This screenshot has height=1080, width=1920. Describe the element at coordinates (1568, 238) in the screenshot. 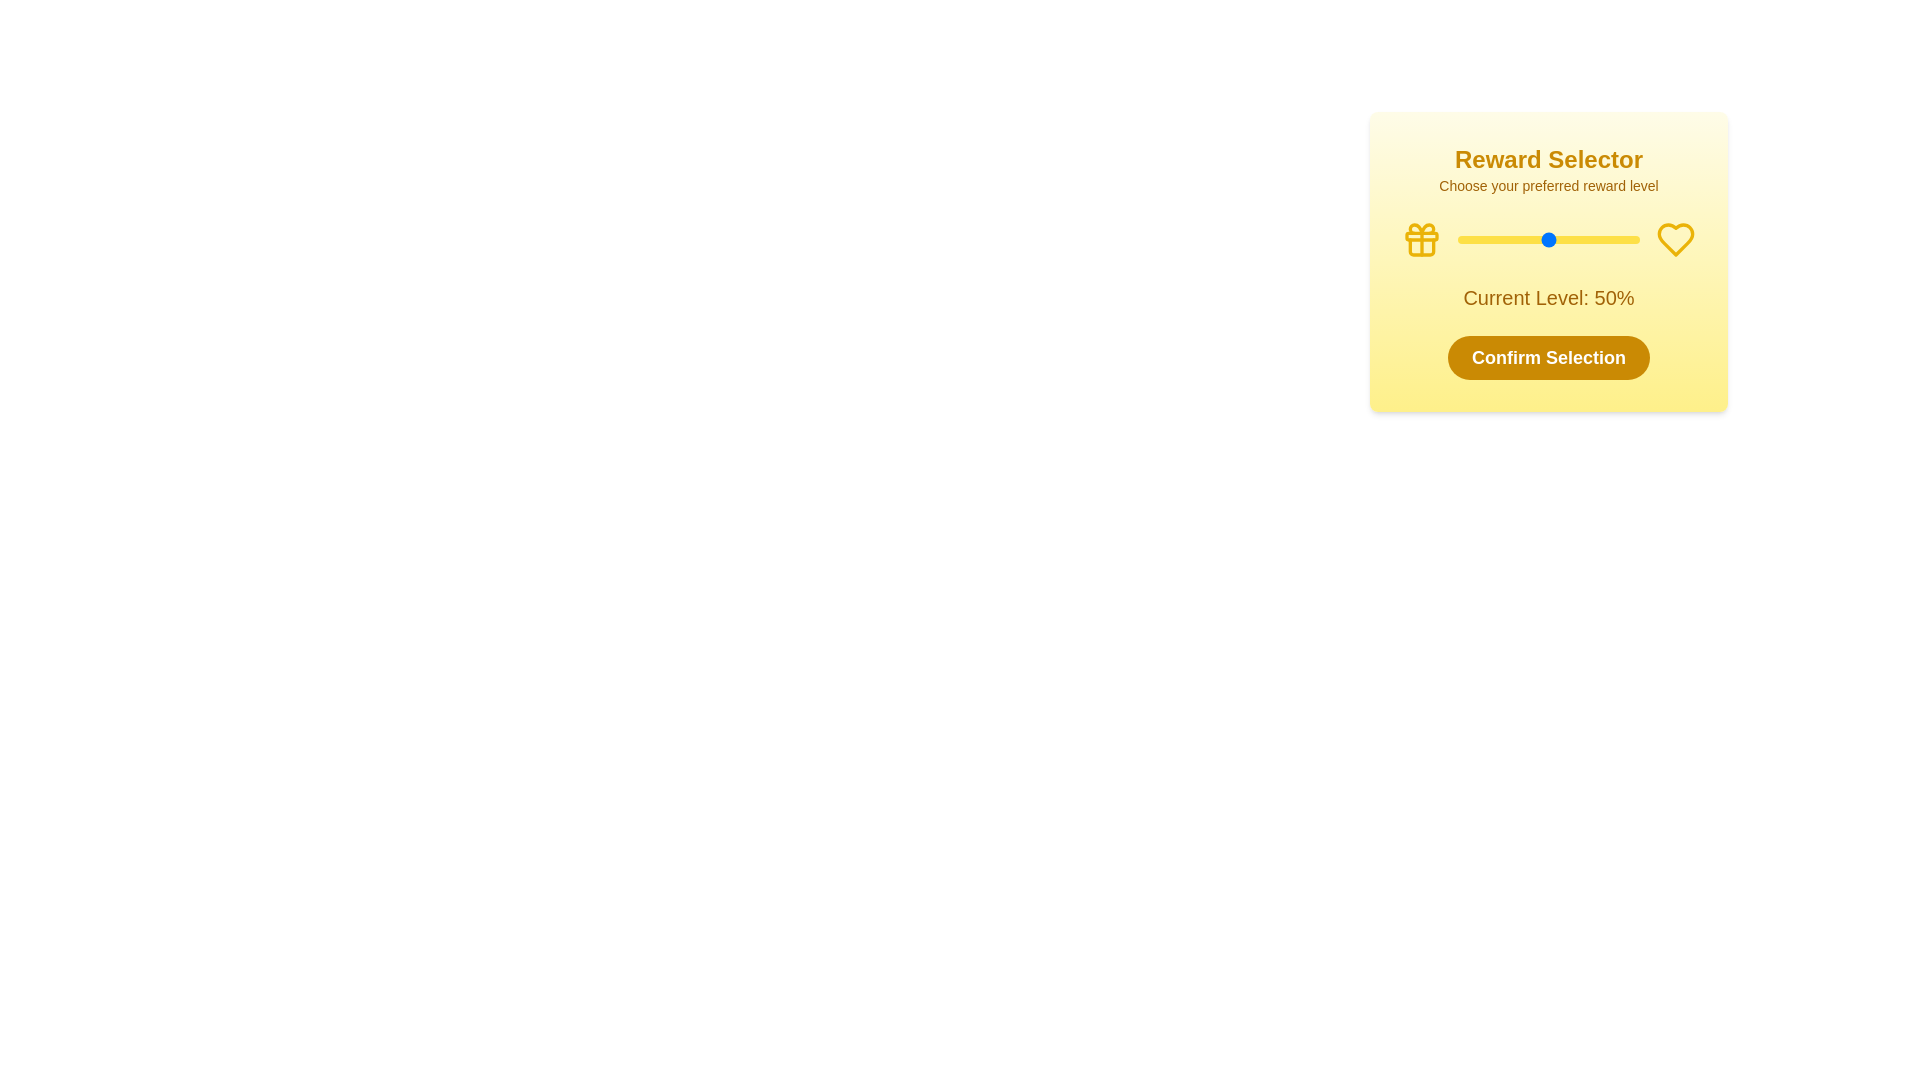

I see `the reward level` at that location.